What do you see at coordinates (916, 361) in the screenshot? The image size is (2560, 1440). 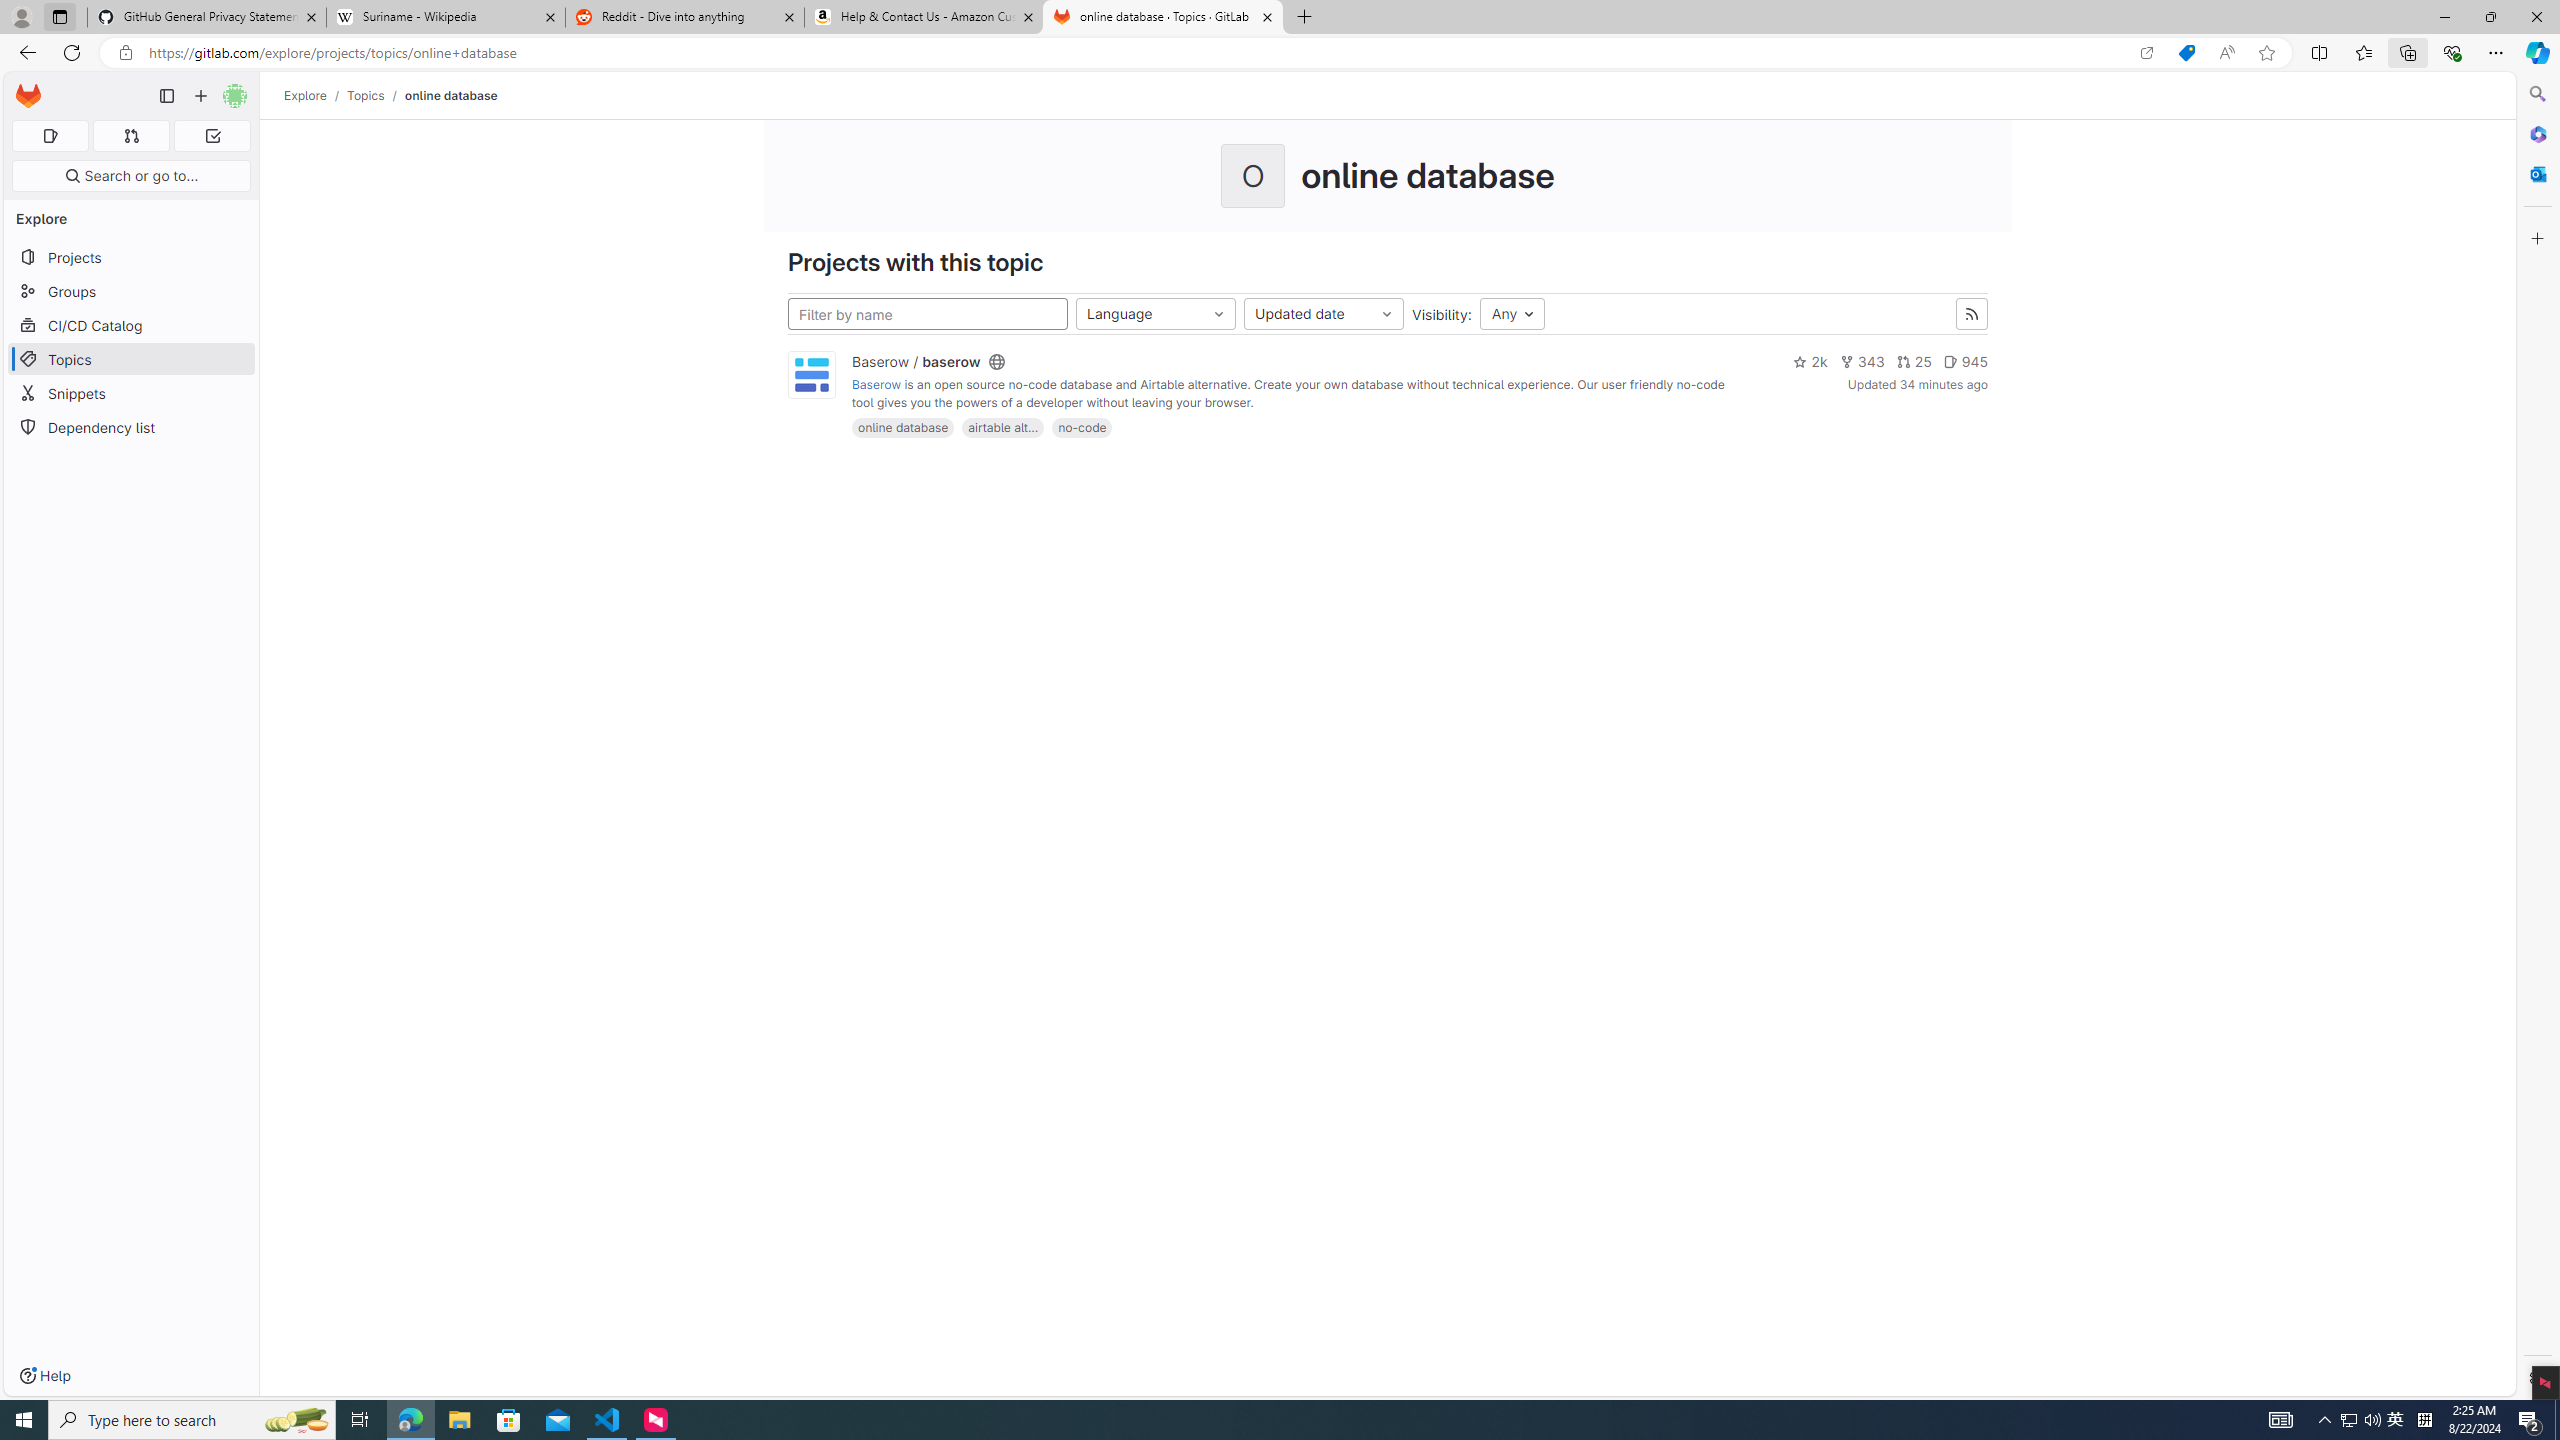 I see `'Baserow / baserow'` at bounding box center [916, 361].